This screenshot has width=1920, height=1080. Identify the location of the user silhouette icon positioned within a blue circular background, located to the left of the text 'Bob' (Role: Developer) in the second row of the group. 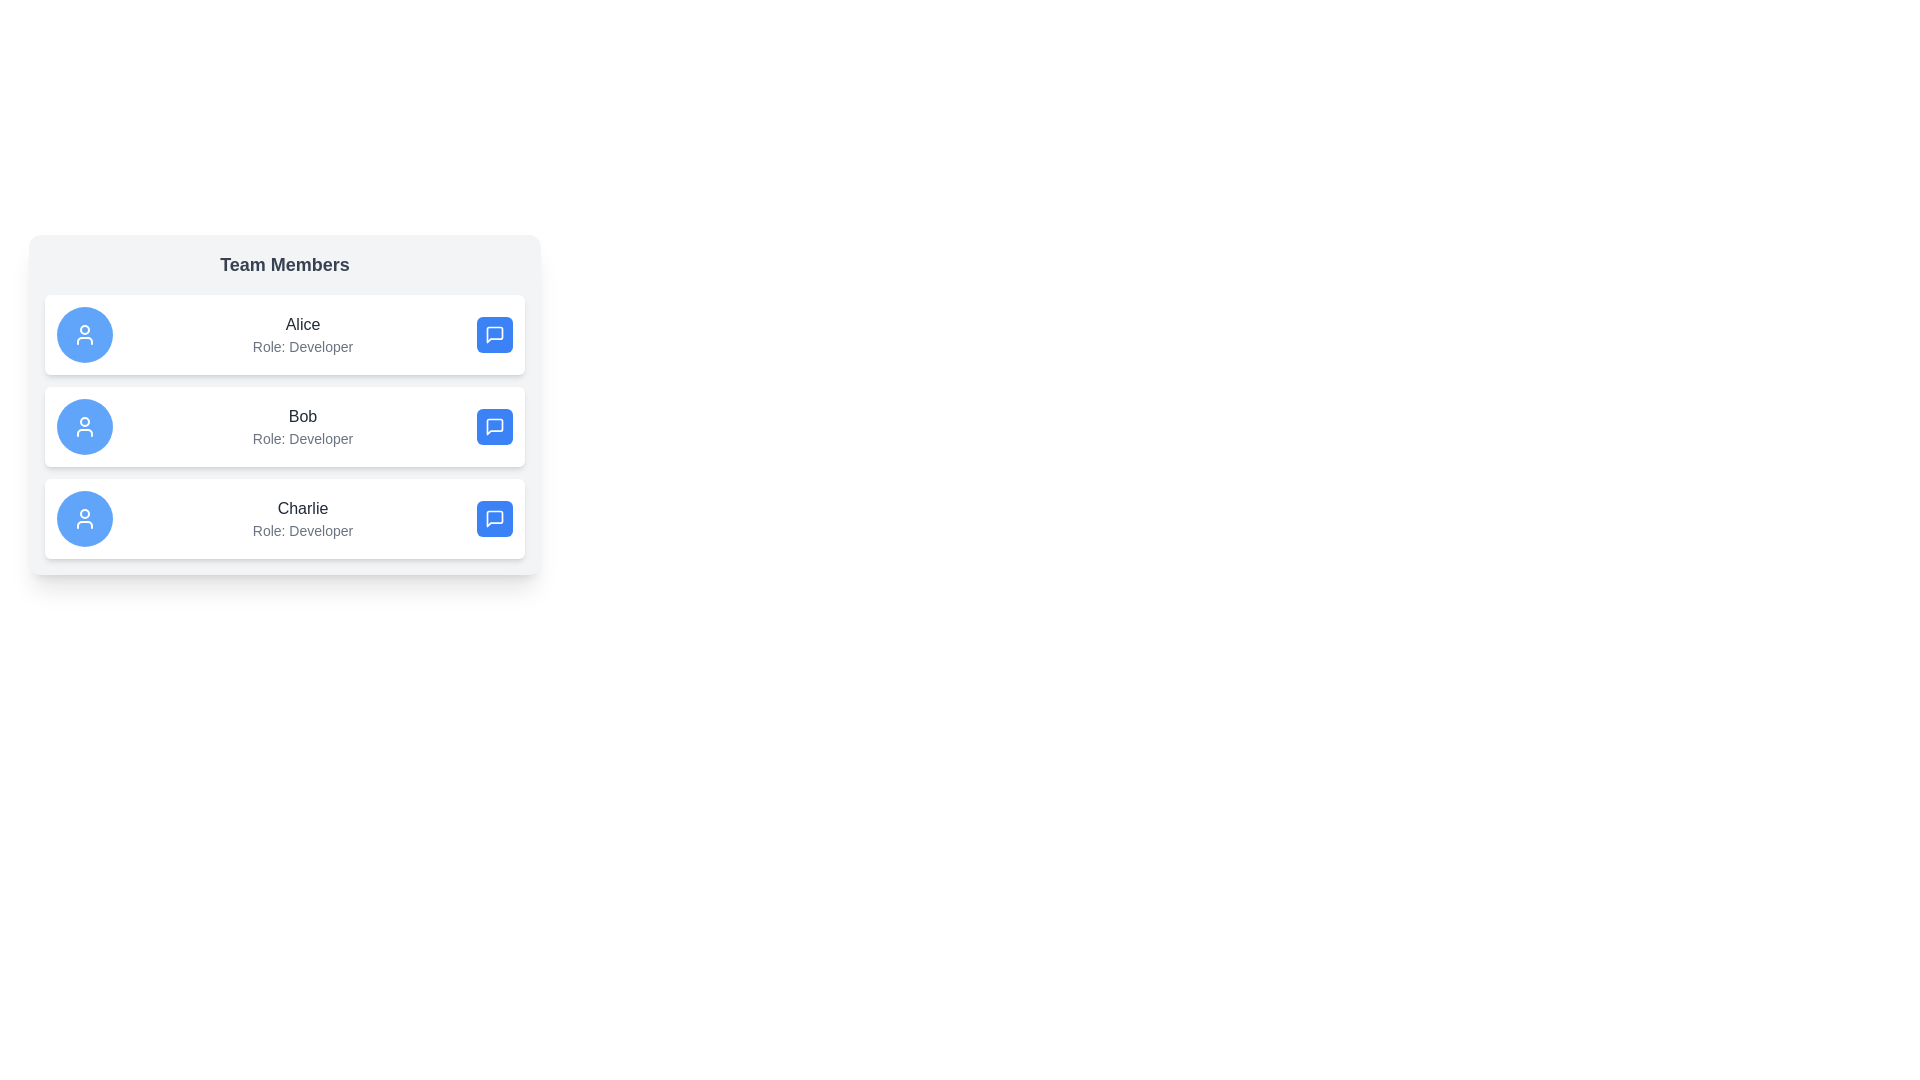
(84, 426).